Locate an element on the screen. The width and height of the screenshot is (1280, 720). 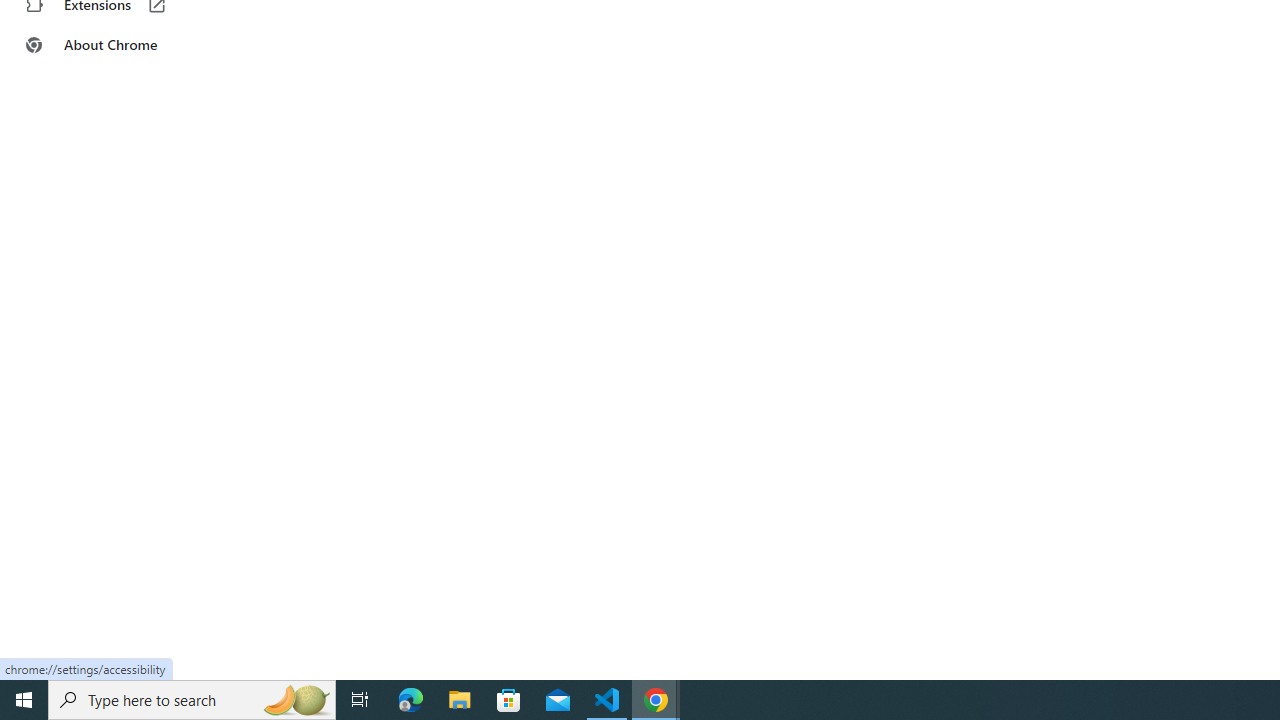
'About Chrome' is located at coordinates (123, 45).